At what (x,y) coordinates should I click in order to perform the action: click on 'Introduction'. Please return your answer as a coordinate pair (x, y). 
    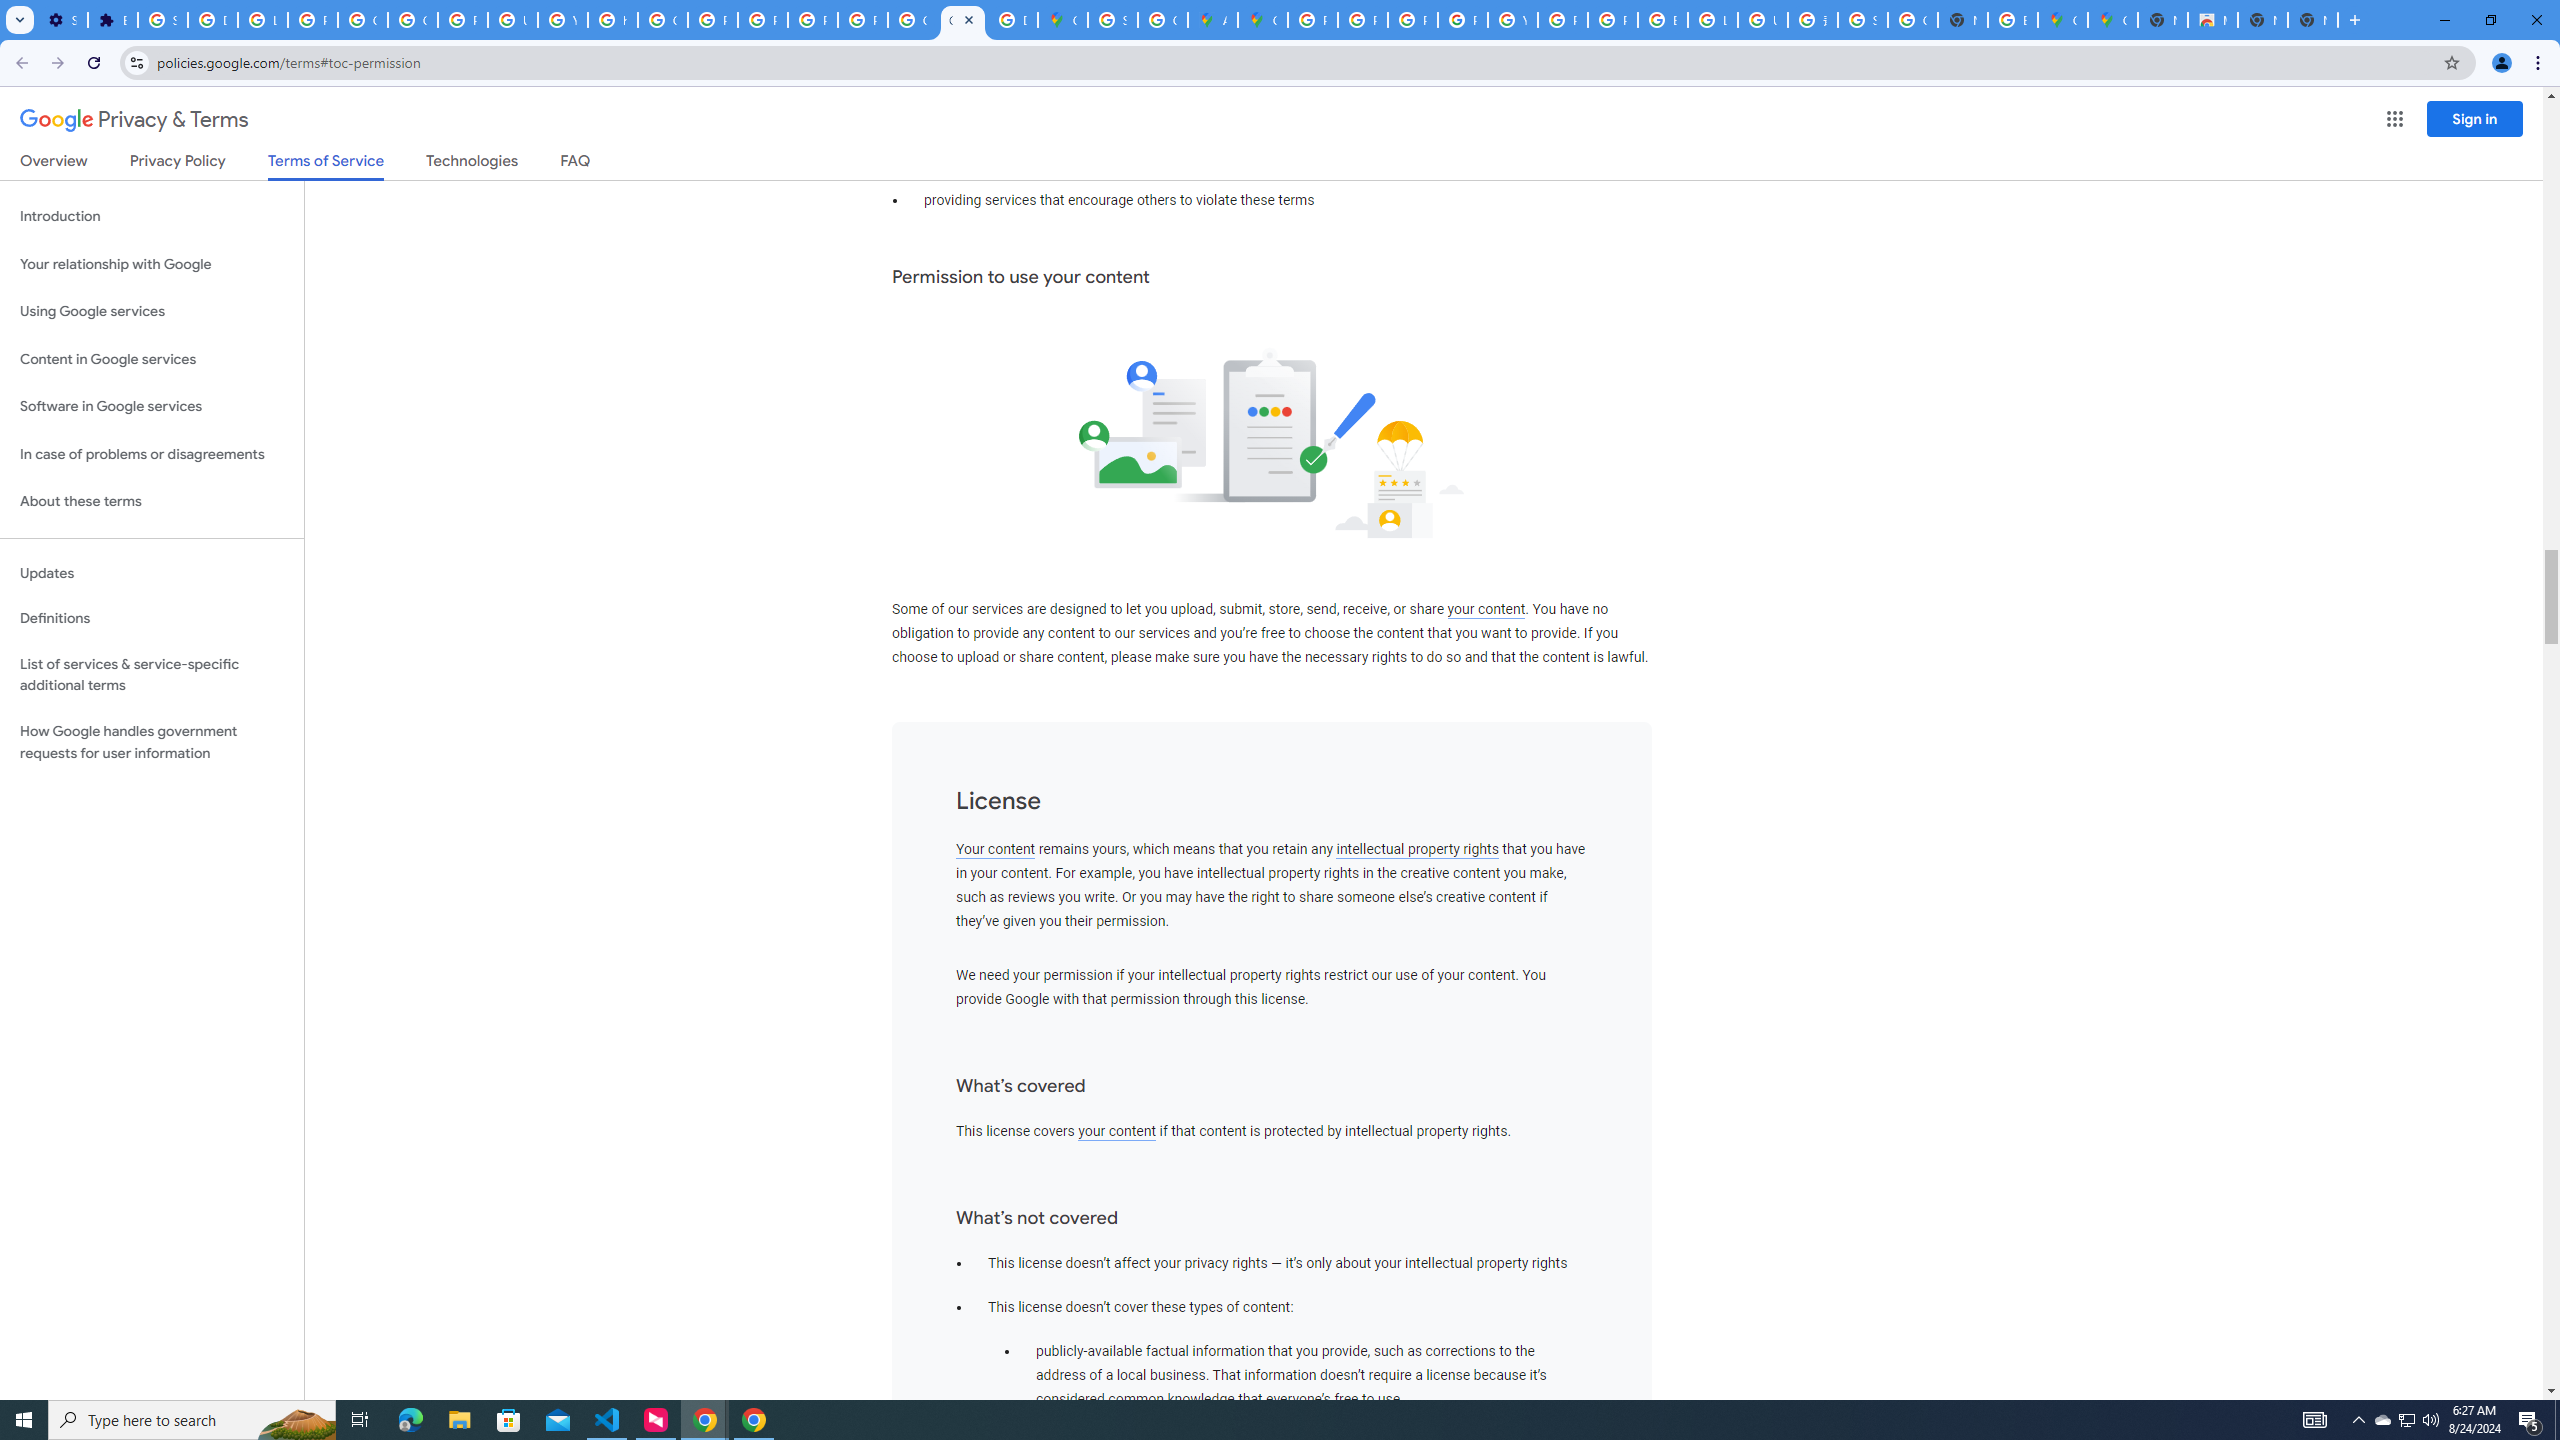
    Looking at the image, I should click on (151, 215).